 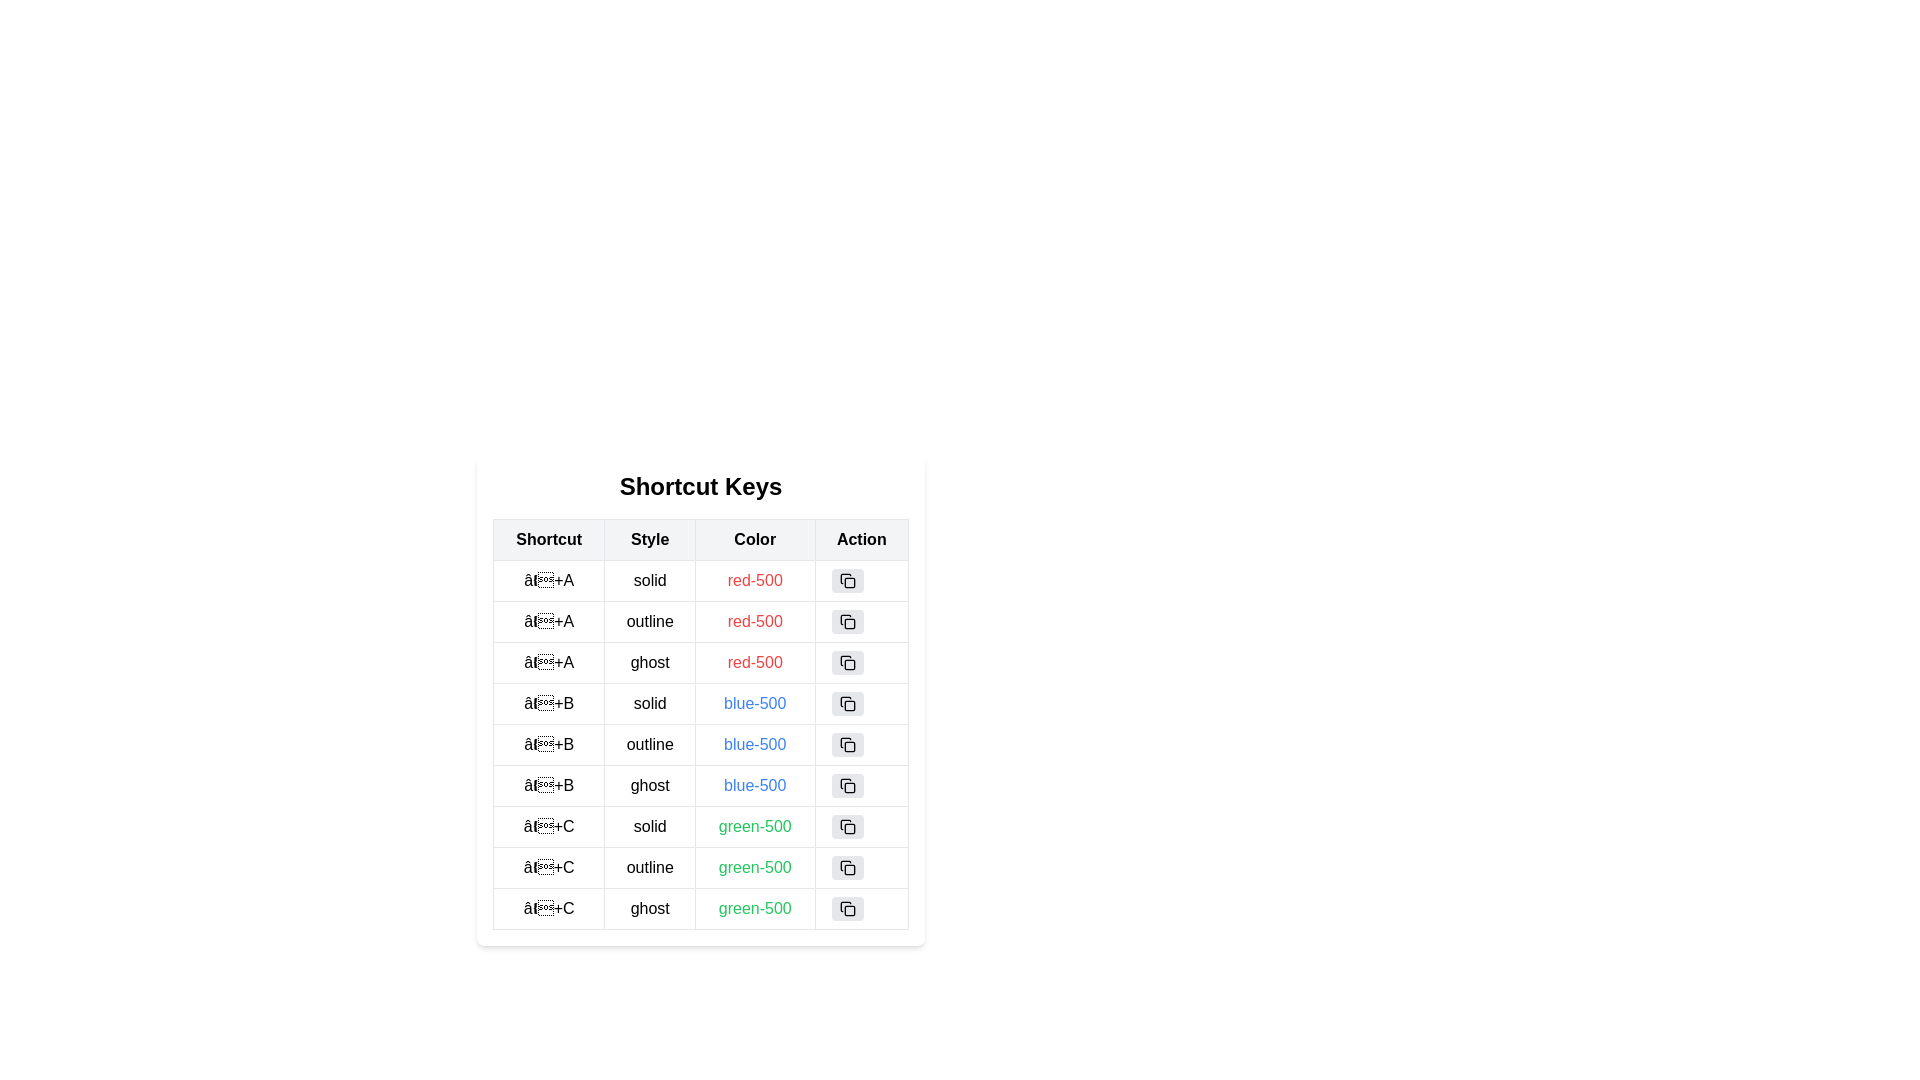 What do you see at coordinates (700, 486) in the screenshot?
I see `text label that says 'Shortcut Keys', which is prominently displayed in bold and large font at the top of a section containing shortcut keys information` at bounding box center [700, 486].